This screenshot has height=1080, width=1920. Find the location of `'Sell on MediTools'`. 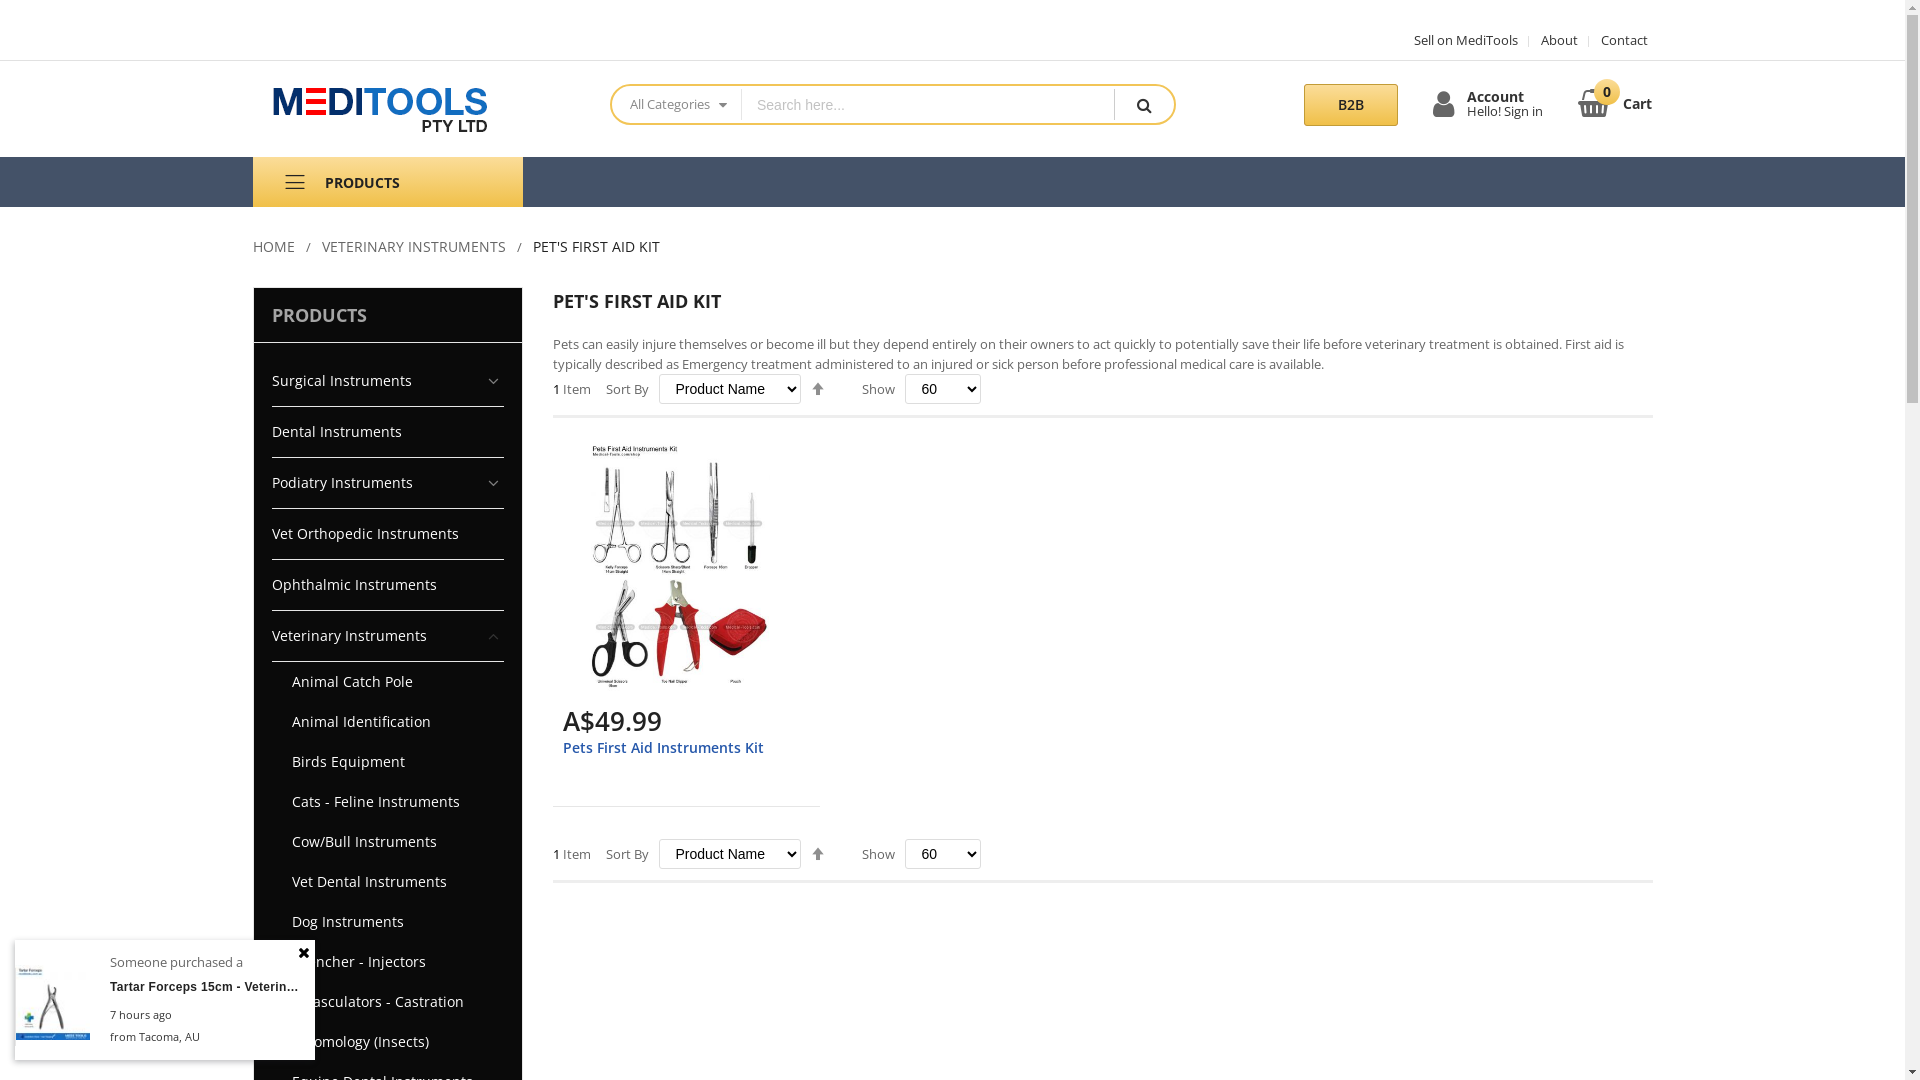

'Sell on MediTools' is located at coordinates (1464, 39).